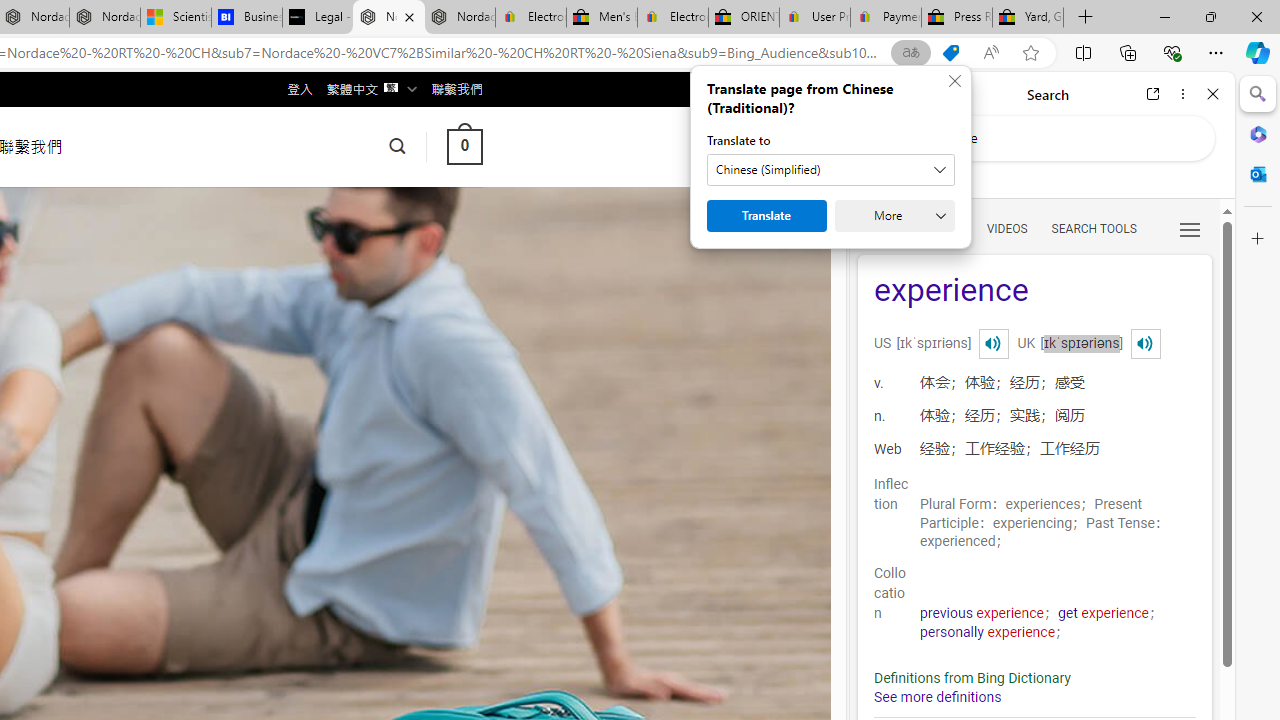 The width and height of the screenshot is (1280, 720). I want to click on 'Class: b_serphb', so click(1190, 229).